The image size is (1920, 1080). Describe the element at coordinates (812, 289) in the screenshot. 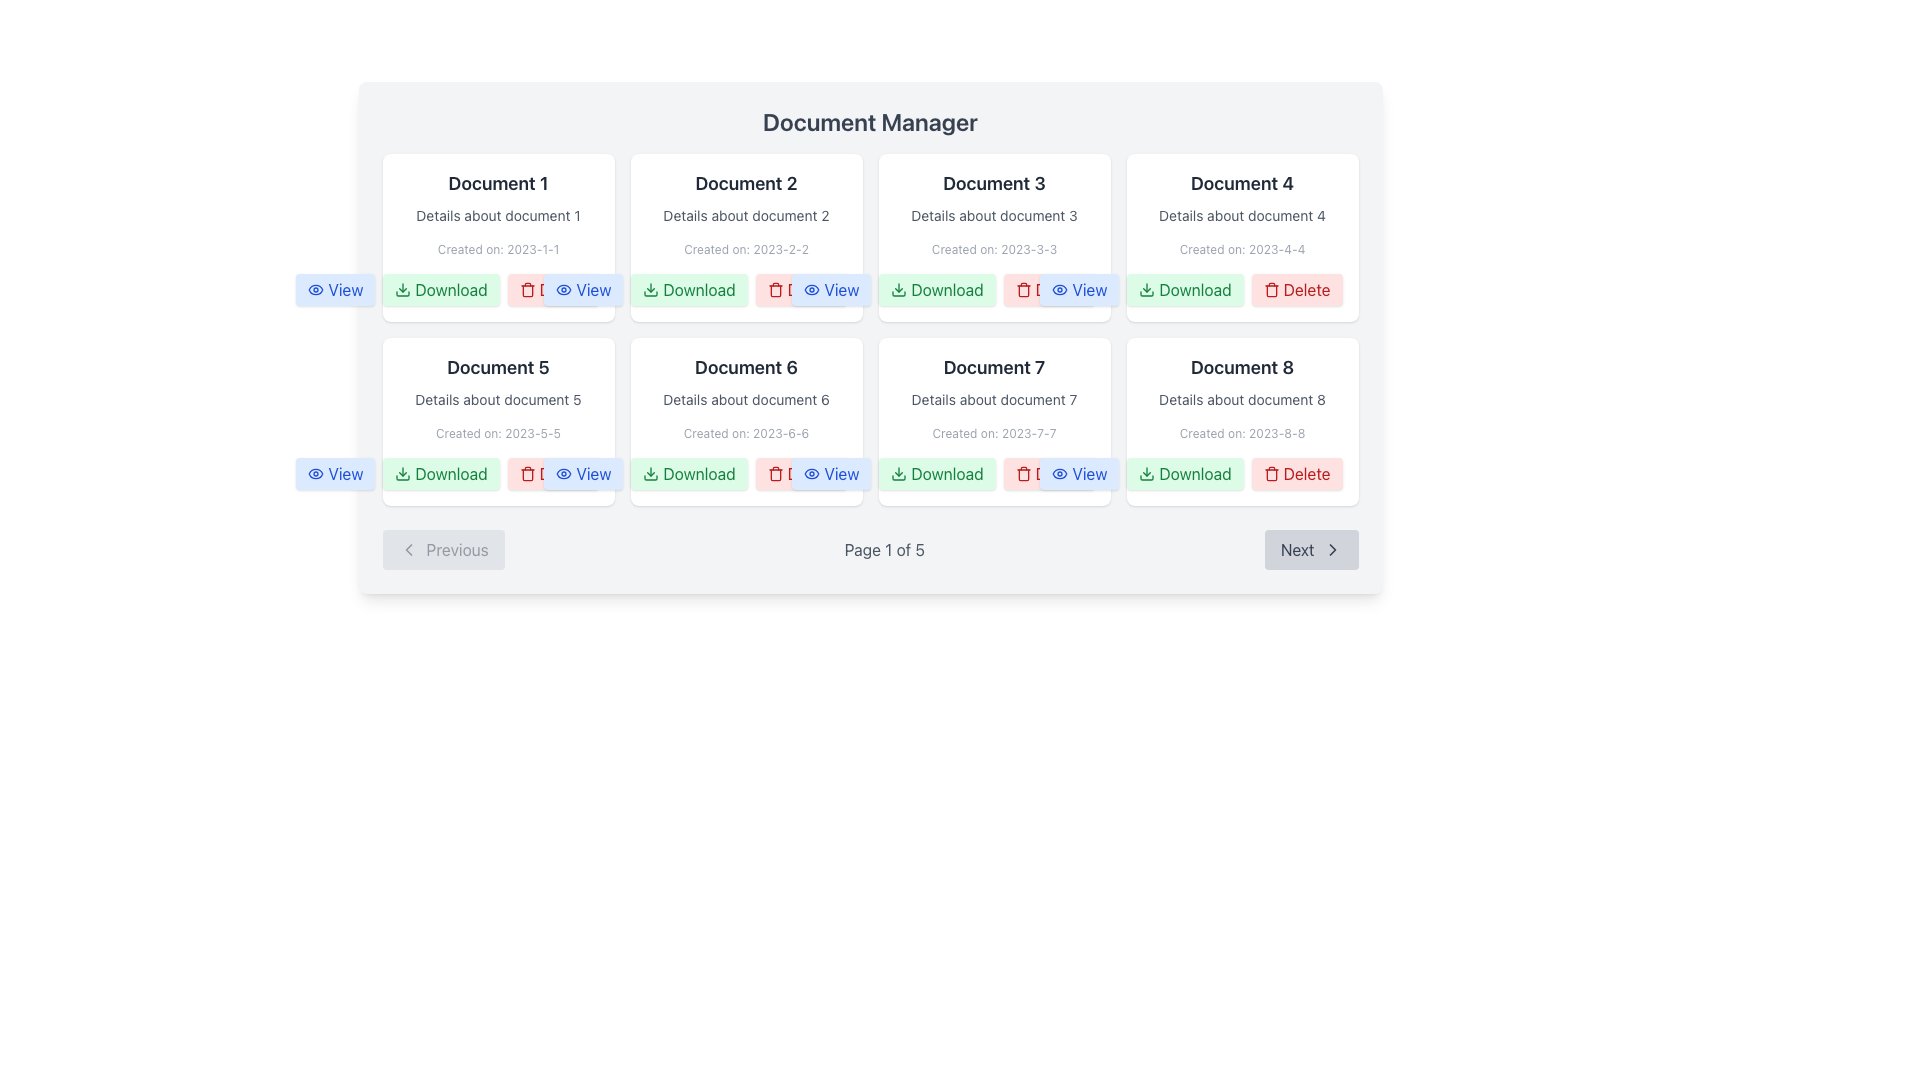

I see `the icon representing the action of viewing or opening the document associated with the 'View' button in the grid cell for 'Document 2.'` at that location.